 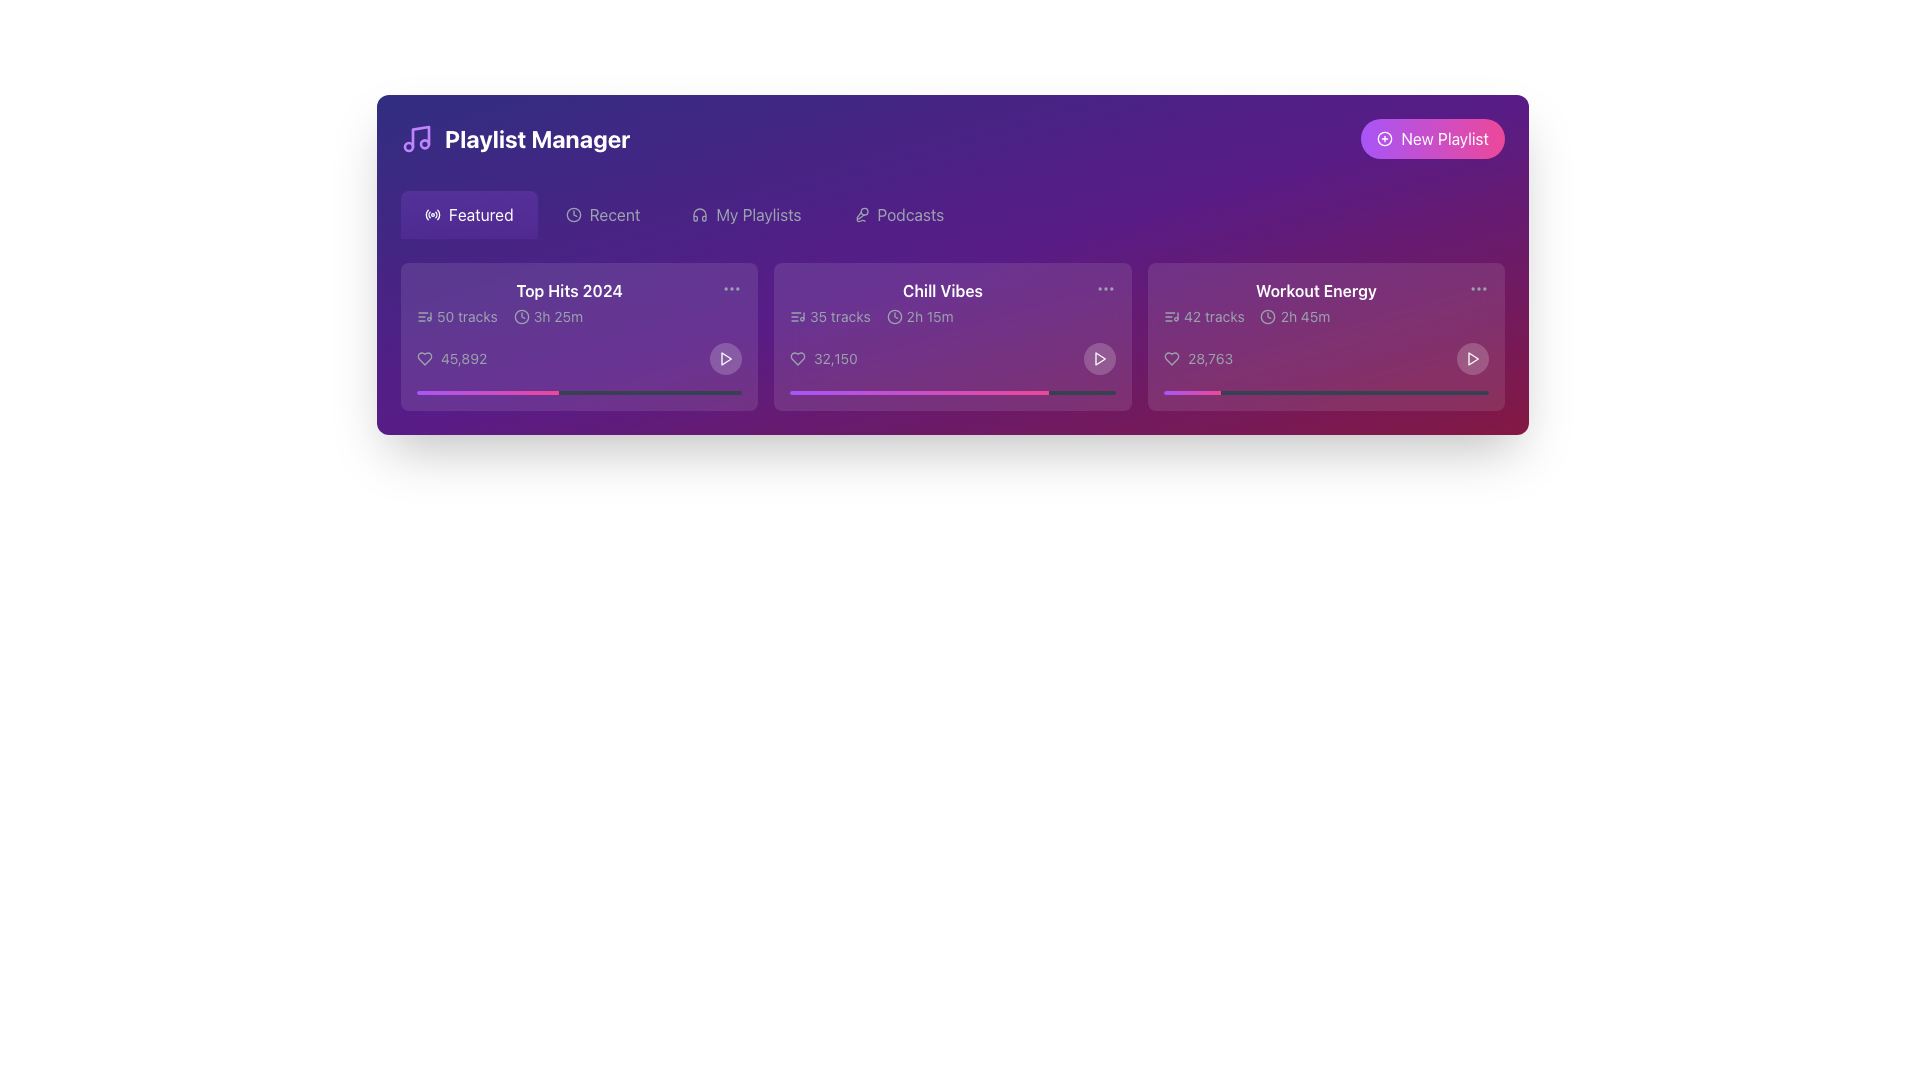 I want to click on the position on the slider, so click(x=954, y=393).